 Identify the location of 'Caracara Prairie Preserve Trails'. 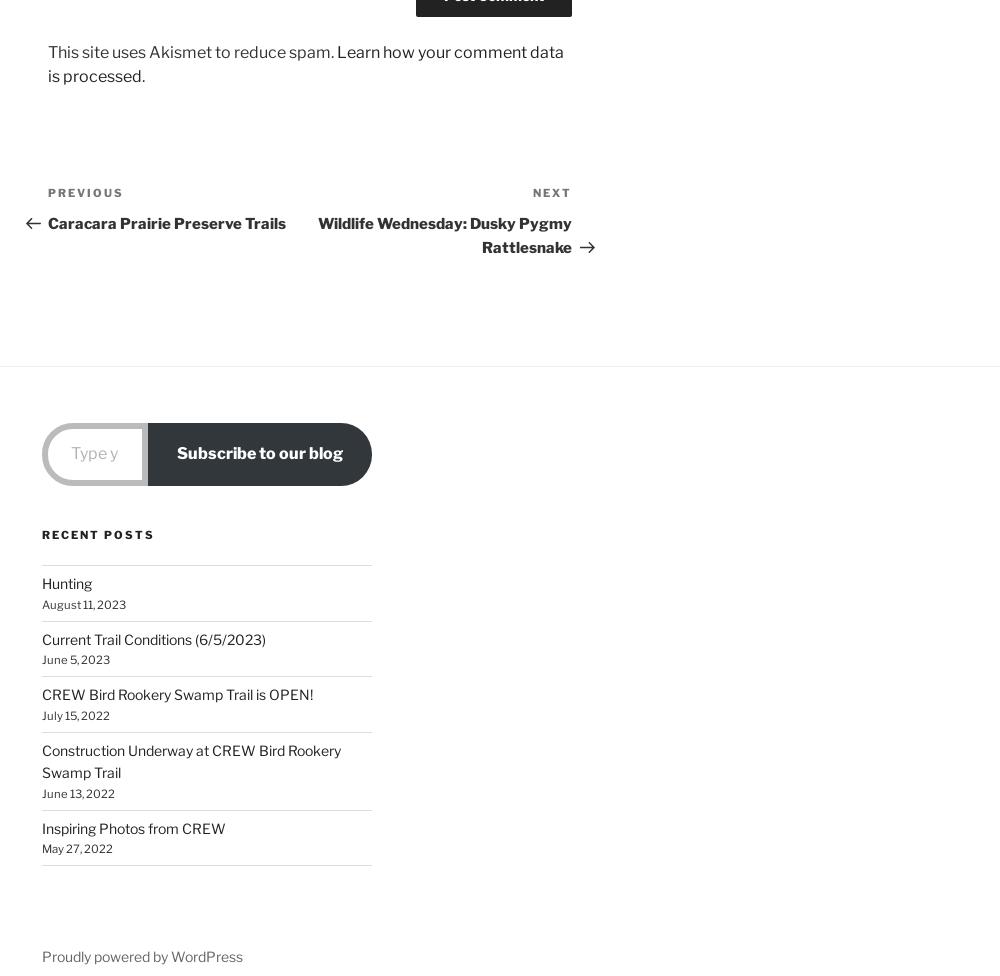
(167, 222).